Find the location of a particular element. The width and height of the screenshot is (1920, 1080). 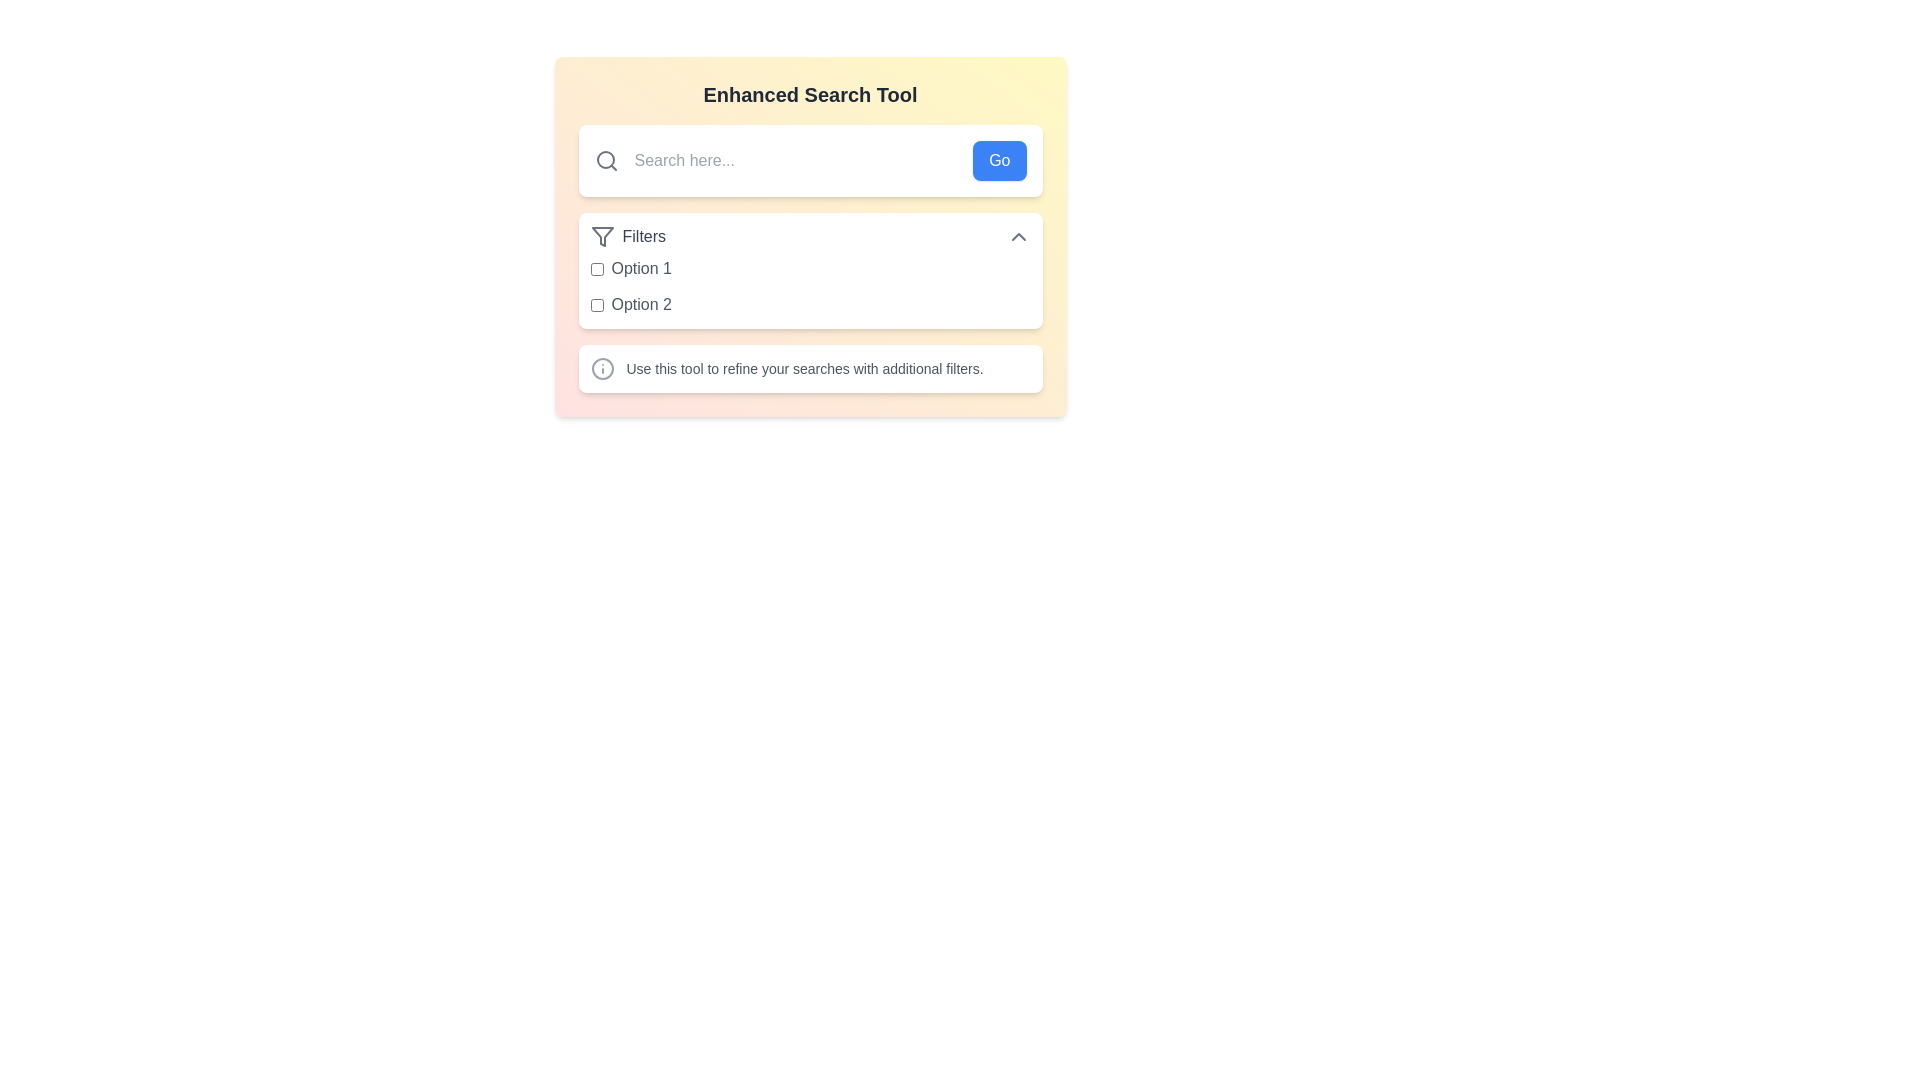

the checkbox labeled 'Option 1' in the 'Enhanced Search Tool' interface is located at coordinates (595, 268).